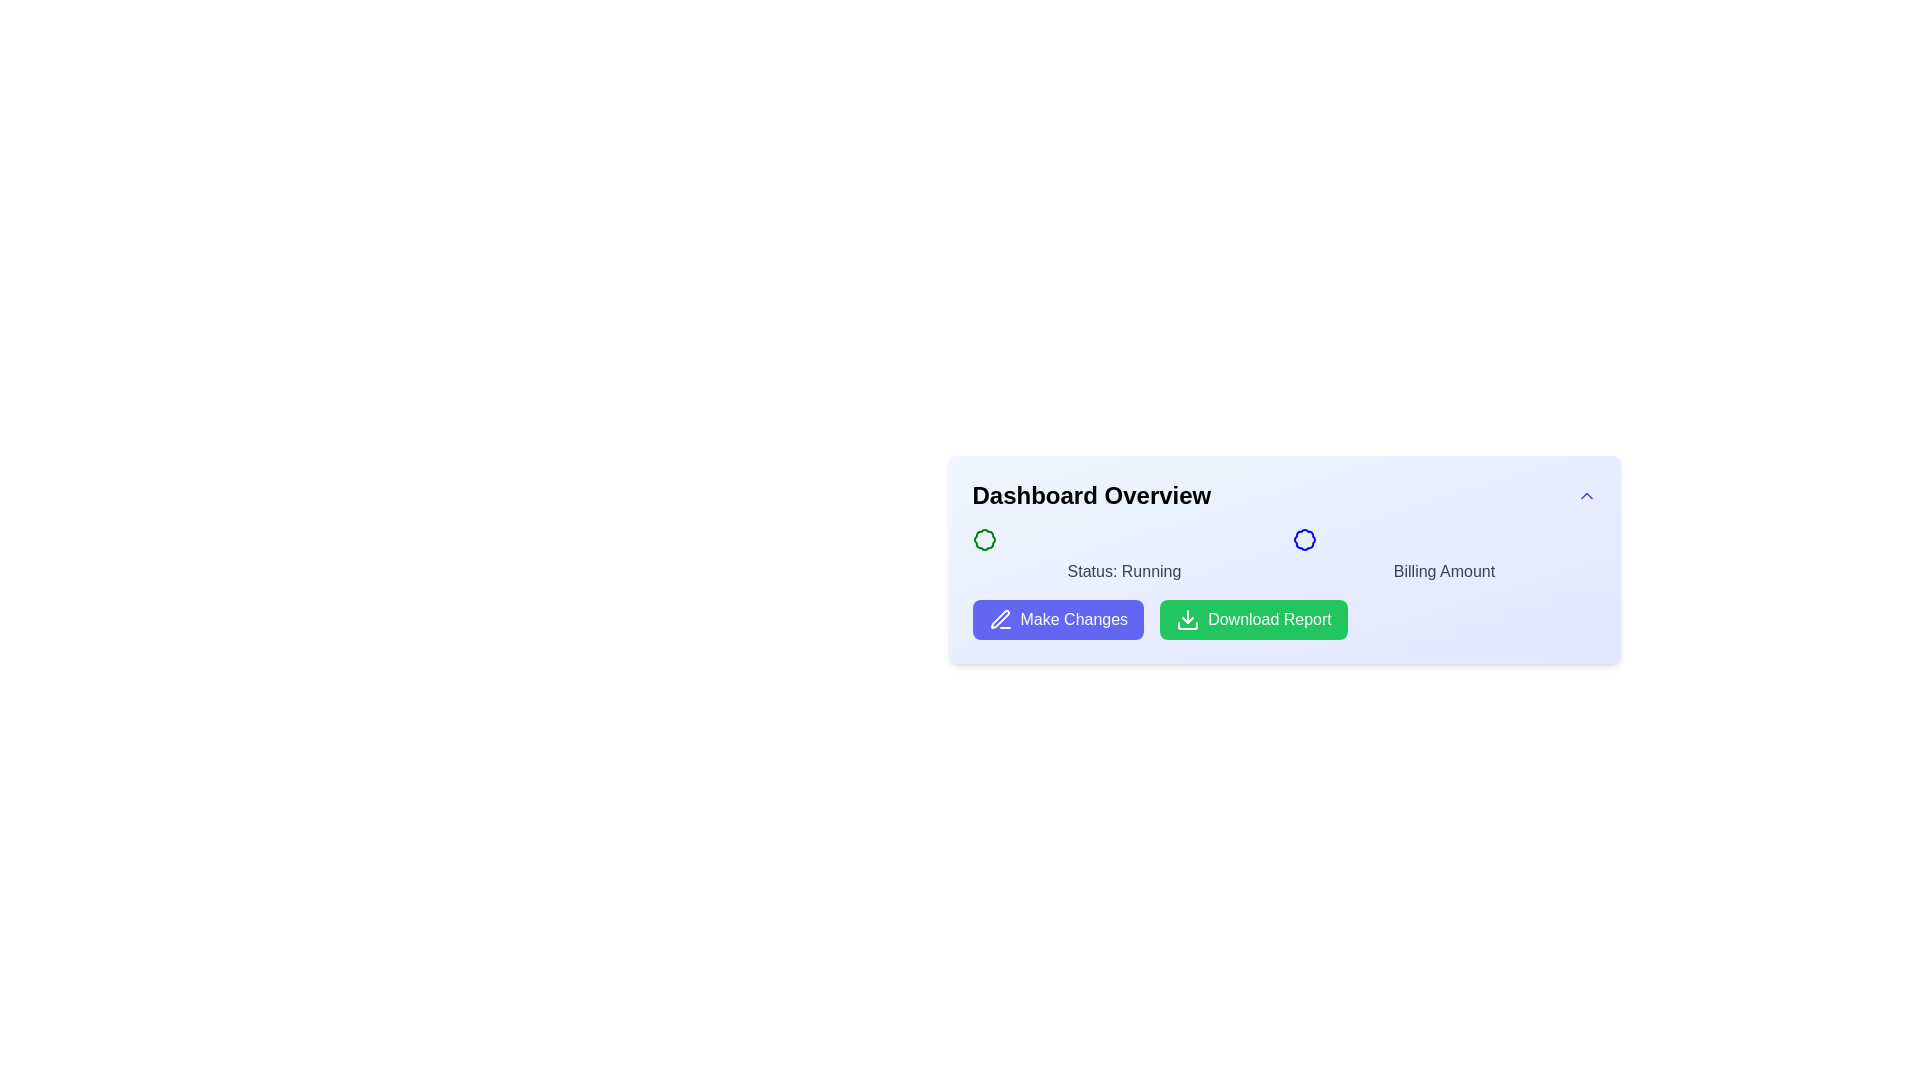 This screenshot has width=1920, height=1080. I want to click on the download button located at the bottom of the 'Dashboard Overview' panel, so click(1284, 619).